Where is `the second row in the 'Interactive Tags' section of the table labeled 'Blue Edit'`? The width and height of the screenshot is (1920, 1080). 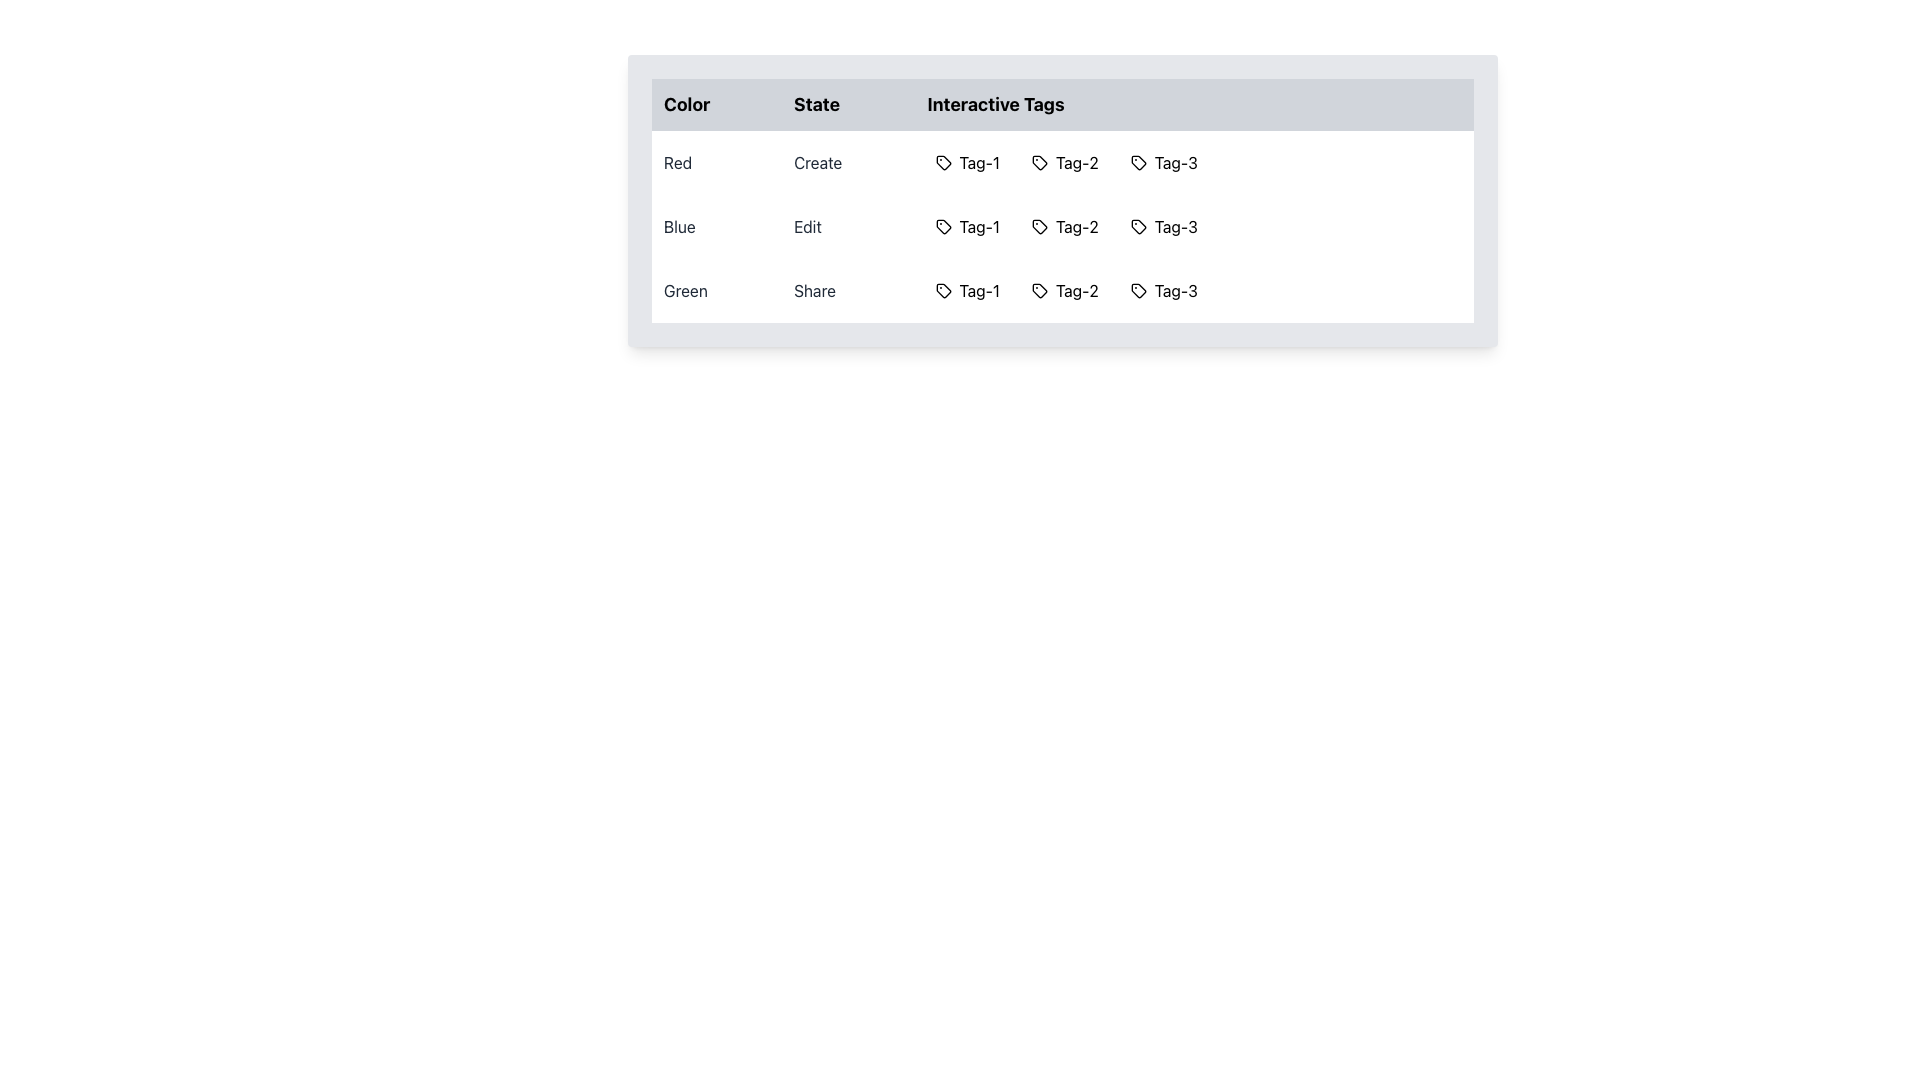
the second row in the 'Interactive Tags' section of the table labeled 'Blue Edit' is located at coordinates (1061, 226).